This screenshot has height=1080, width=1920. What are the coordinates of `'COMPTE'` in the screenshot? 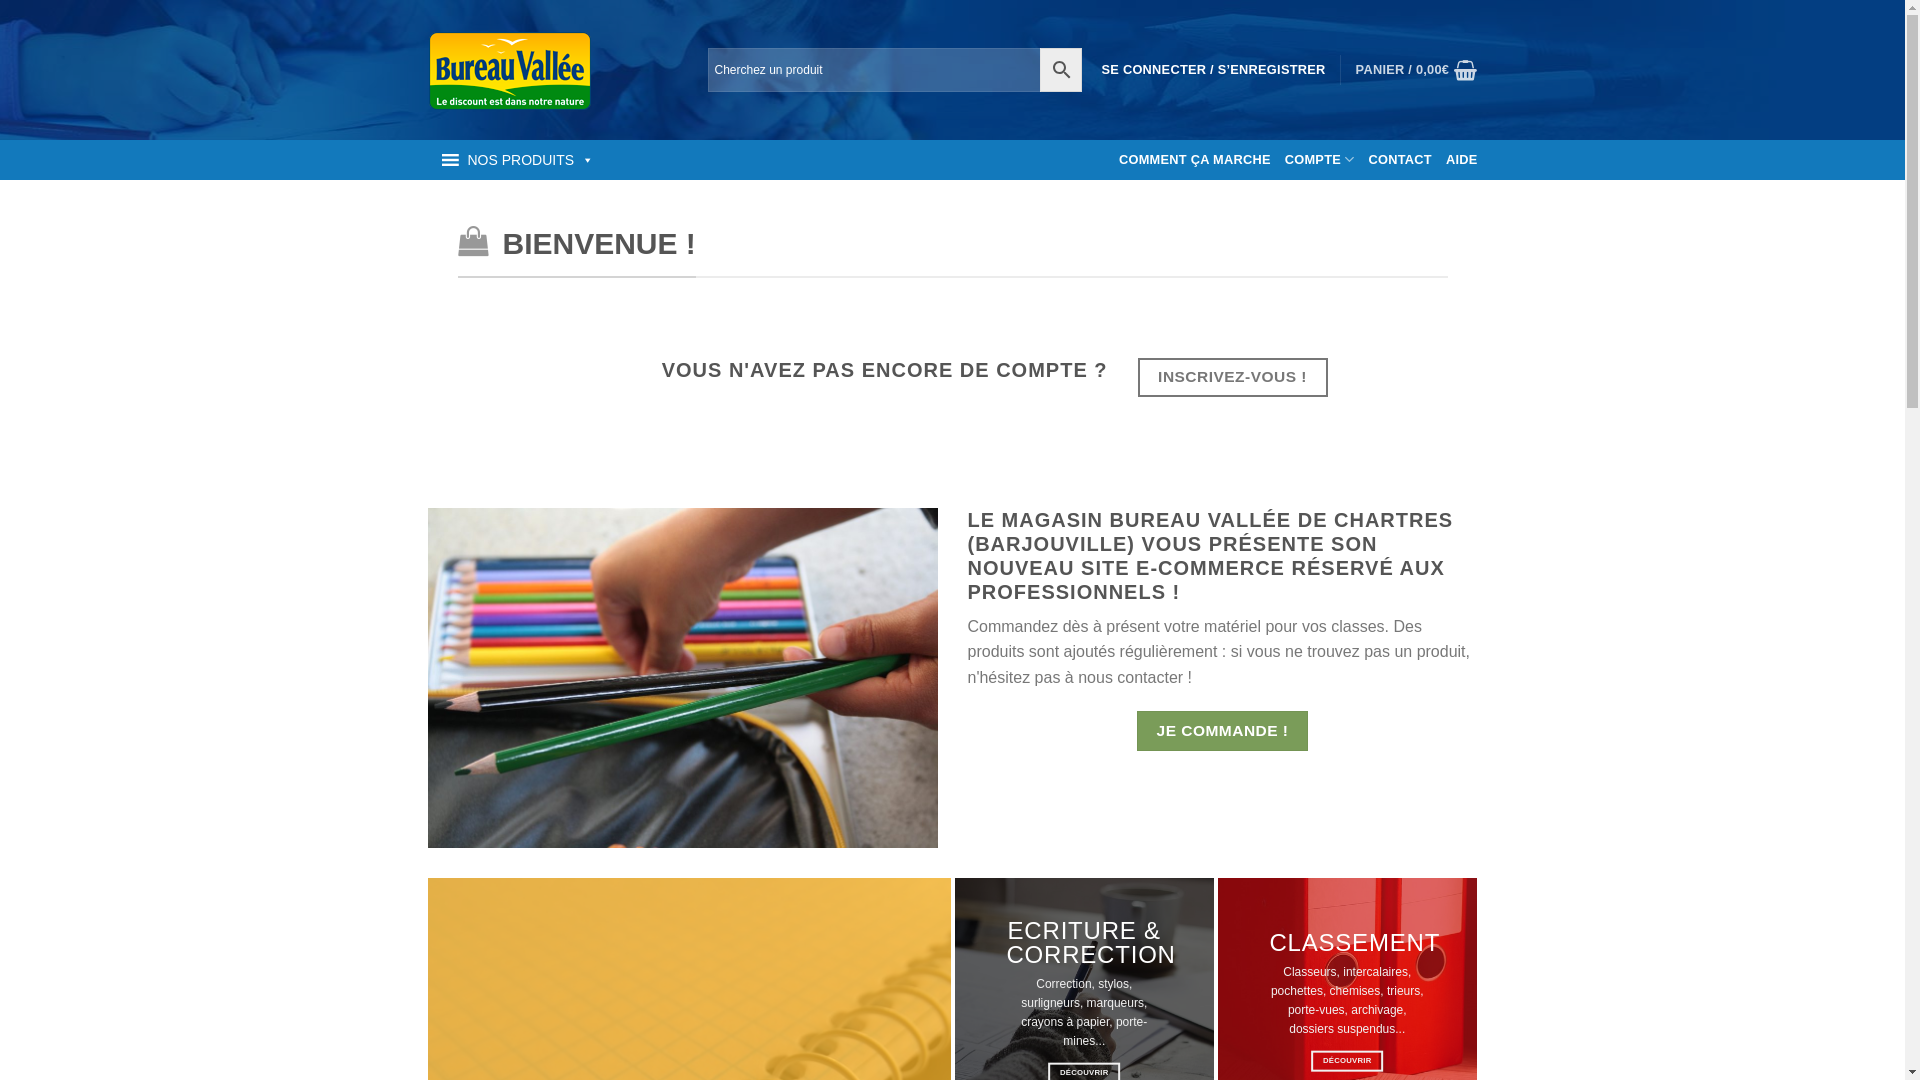 It's located at (1320, 158).